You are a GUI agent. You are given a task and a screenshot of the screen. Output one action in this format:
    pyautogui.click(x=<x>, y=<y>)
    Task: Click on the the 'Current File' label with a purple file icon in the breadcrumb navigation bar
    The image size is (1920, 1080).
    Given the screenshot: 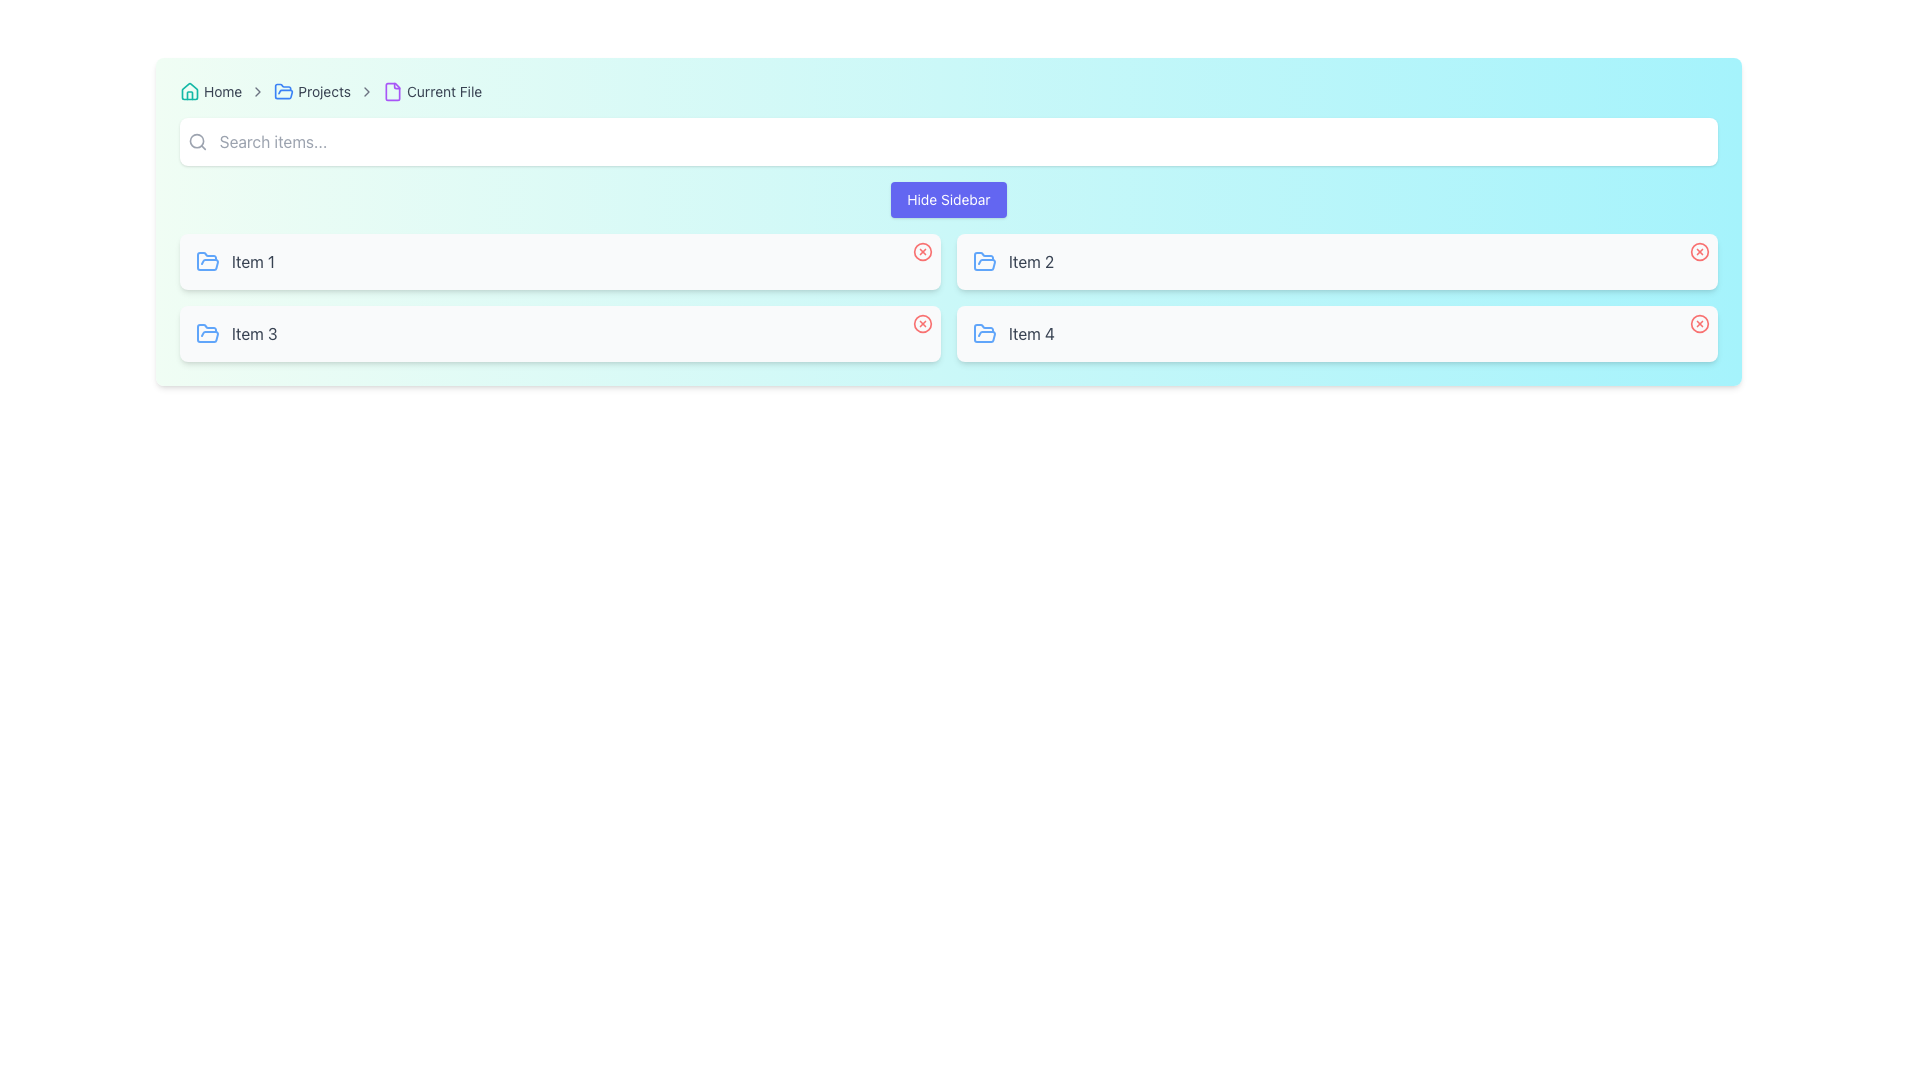 What is the action you would take?
    pyautogui.click(x=431, y=92)
    